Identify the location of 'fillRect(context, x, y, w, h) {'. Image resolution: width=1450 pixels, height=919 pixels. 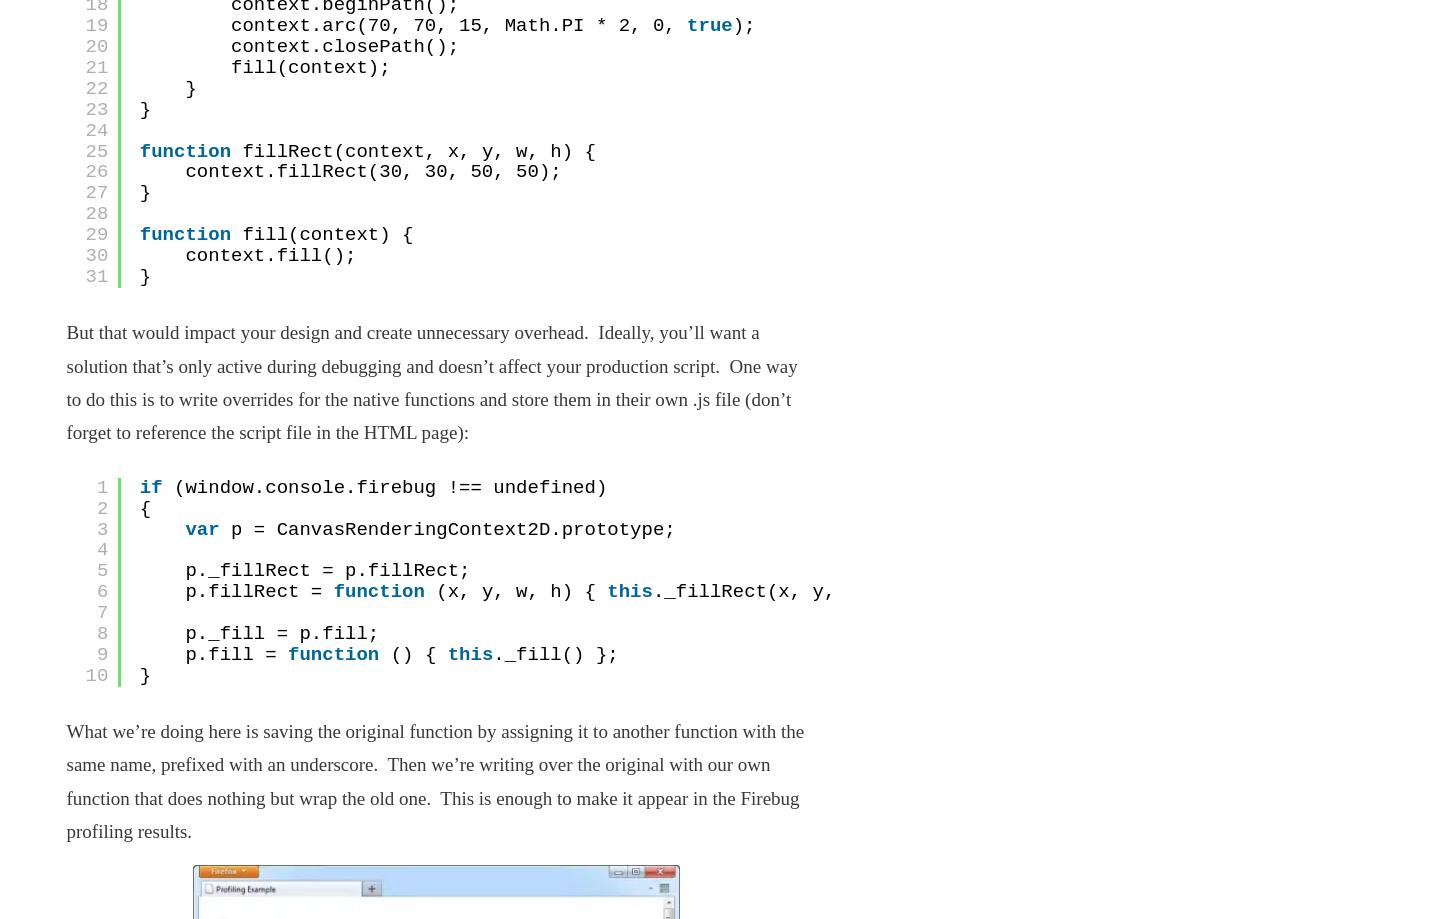
(417, 149).